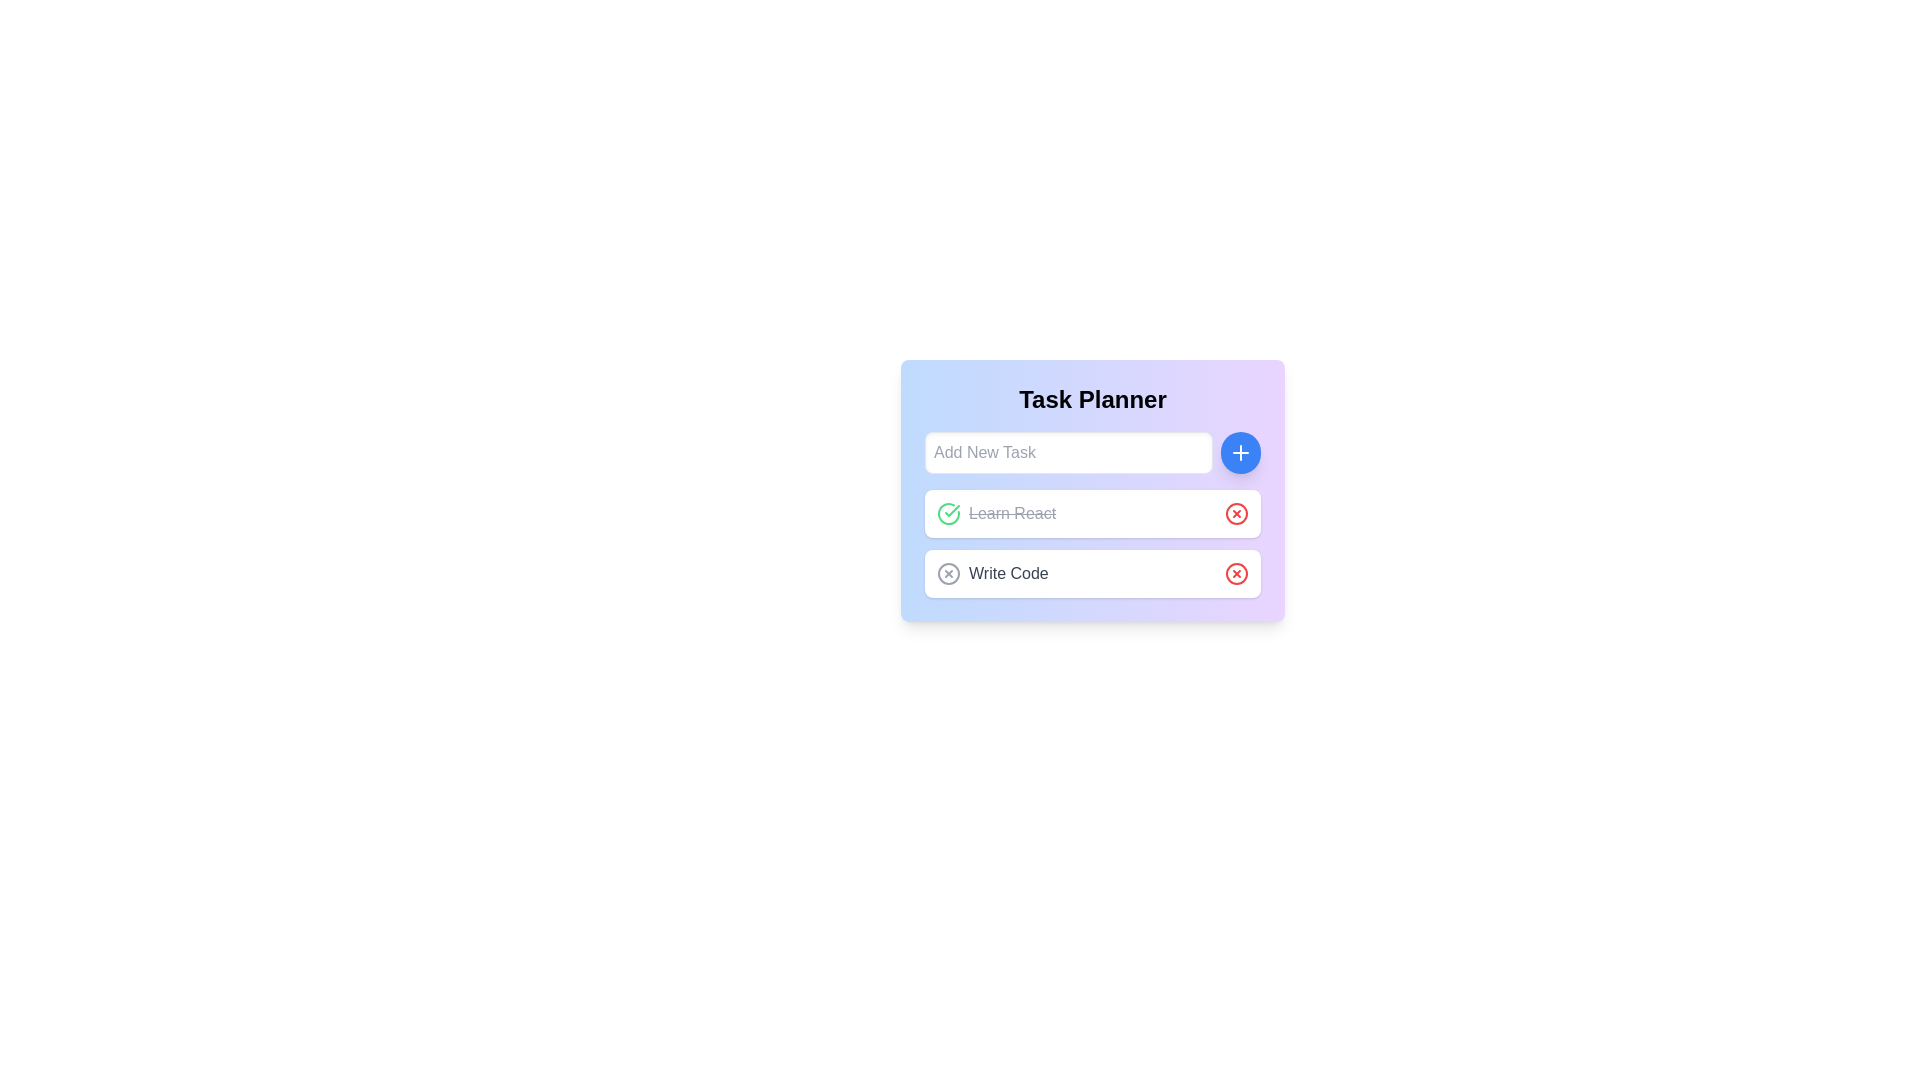  Describe the element at coordinates (948, 574) in the screenshot. I see `the toggle button to change the completion status of the associated task 'Write Code', which is located to the left of the task label` at that location.